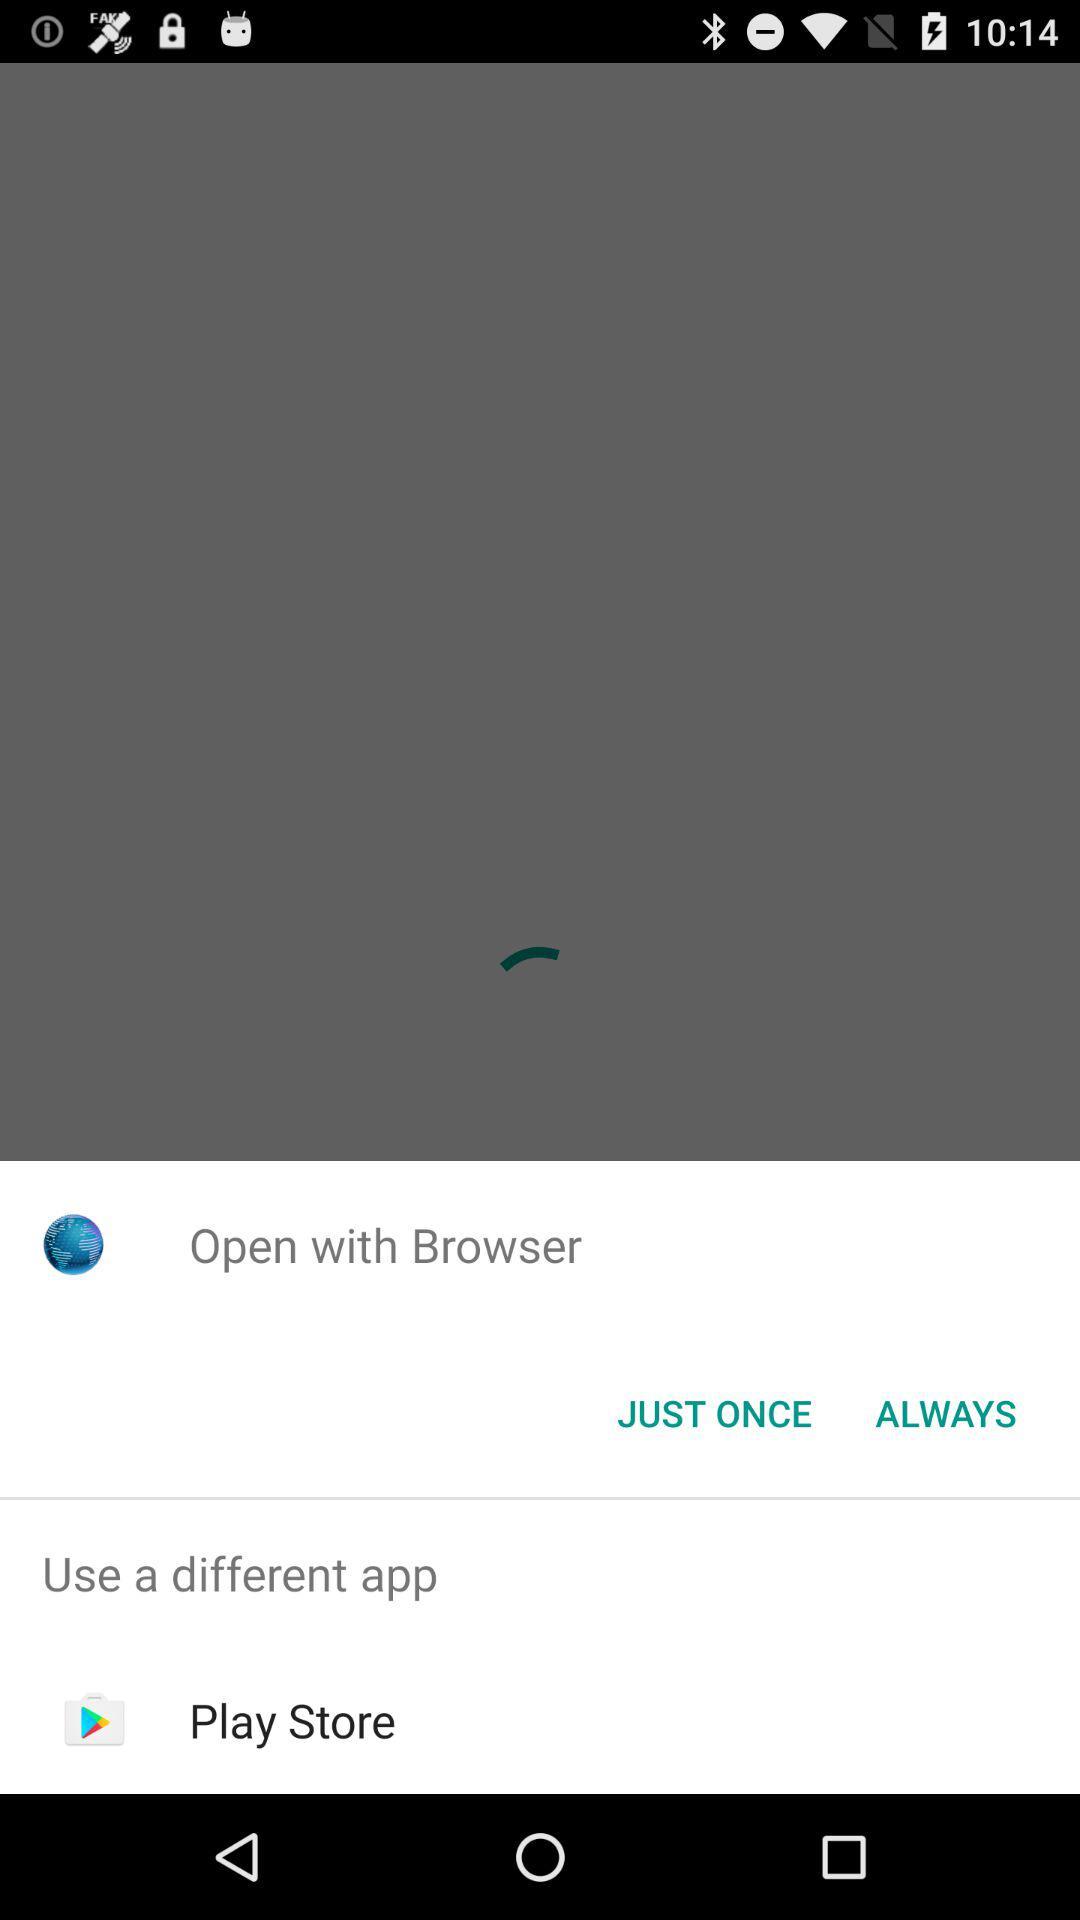 The height and width of the screenshot is (1920, 1080). Describe the element at coordinates (292, 1719) in the screenshot. I see `the play store app` at that location.